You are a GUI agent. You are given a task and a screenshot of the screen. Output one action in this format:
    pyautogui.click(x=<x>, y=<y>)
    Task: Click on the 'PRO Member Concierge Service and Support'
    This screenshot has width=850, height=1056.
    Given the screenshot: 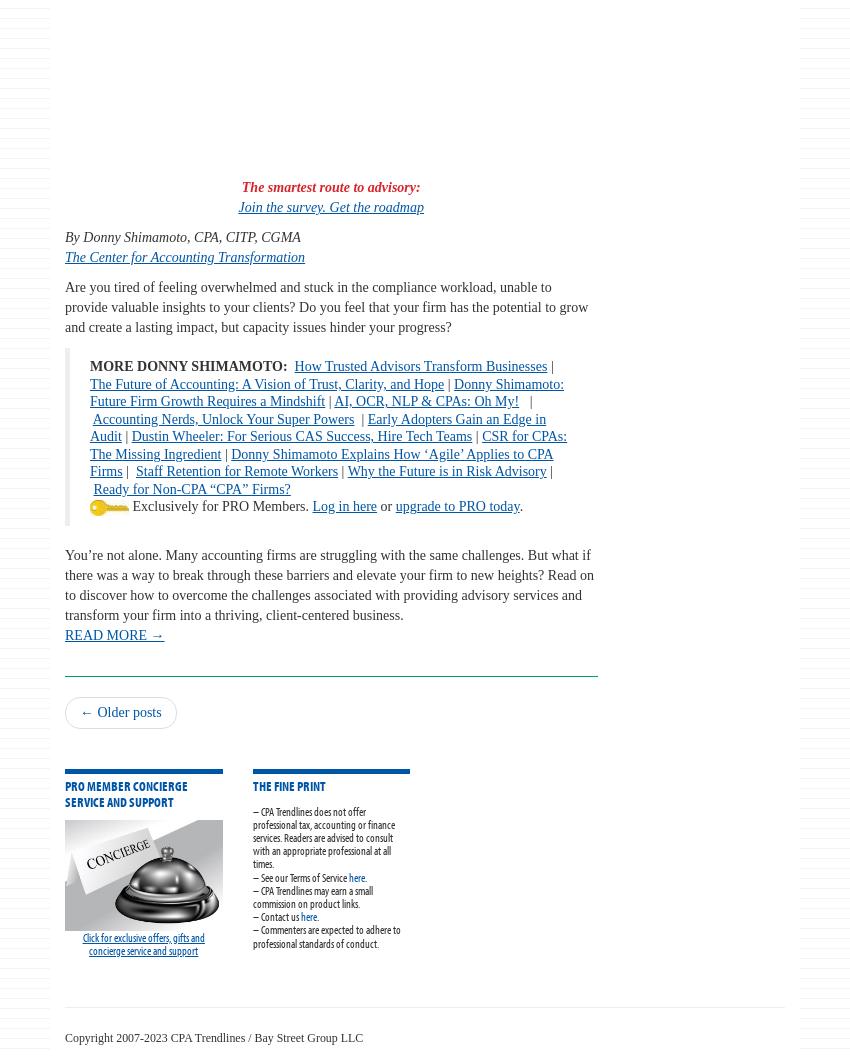 What is the action you would take?
    pyautogui.click(x=125, y=793)
    